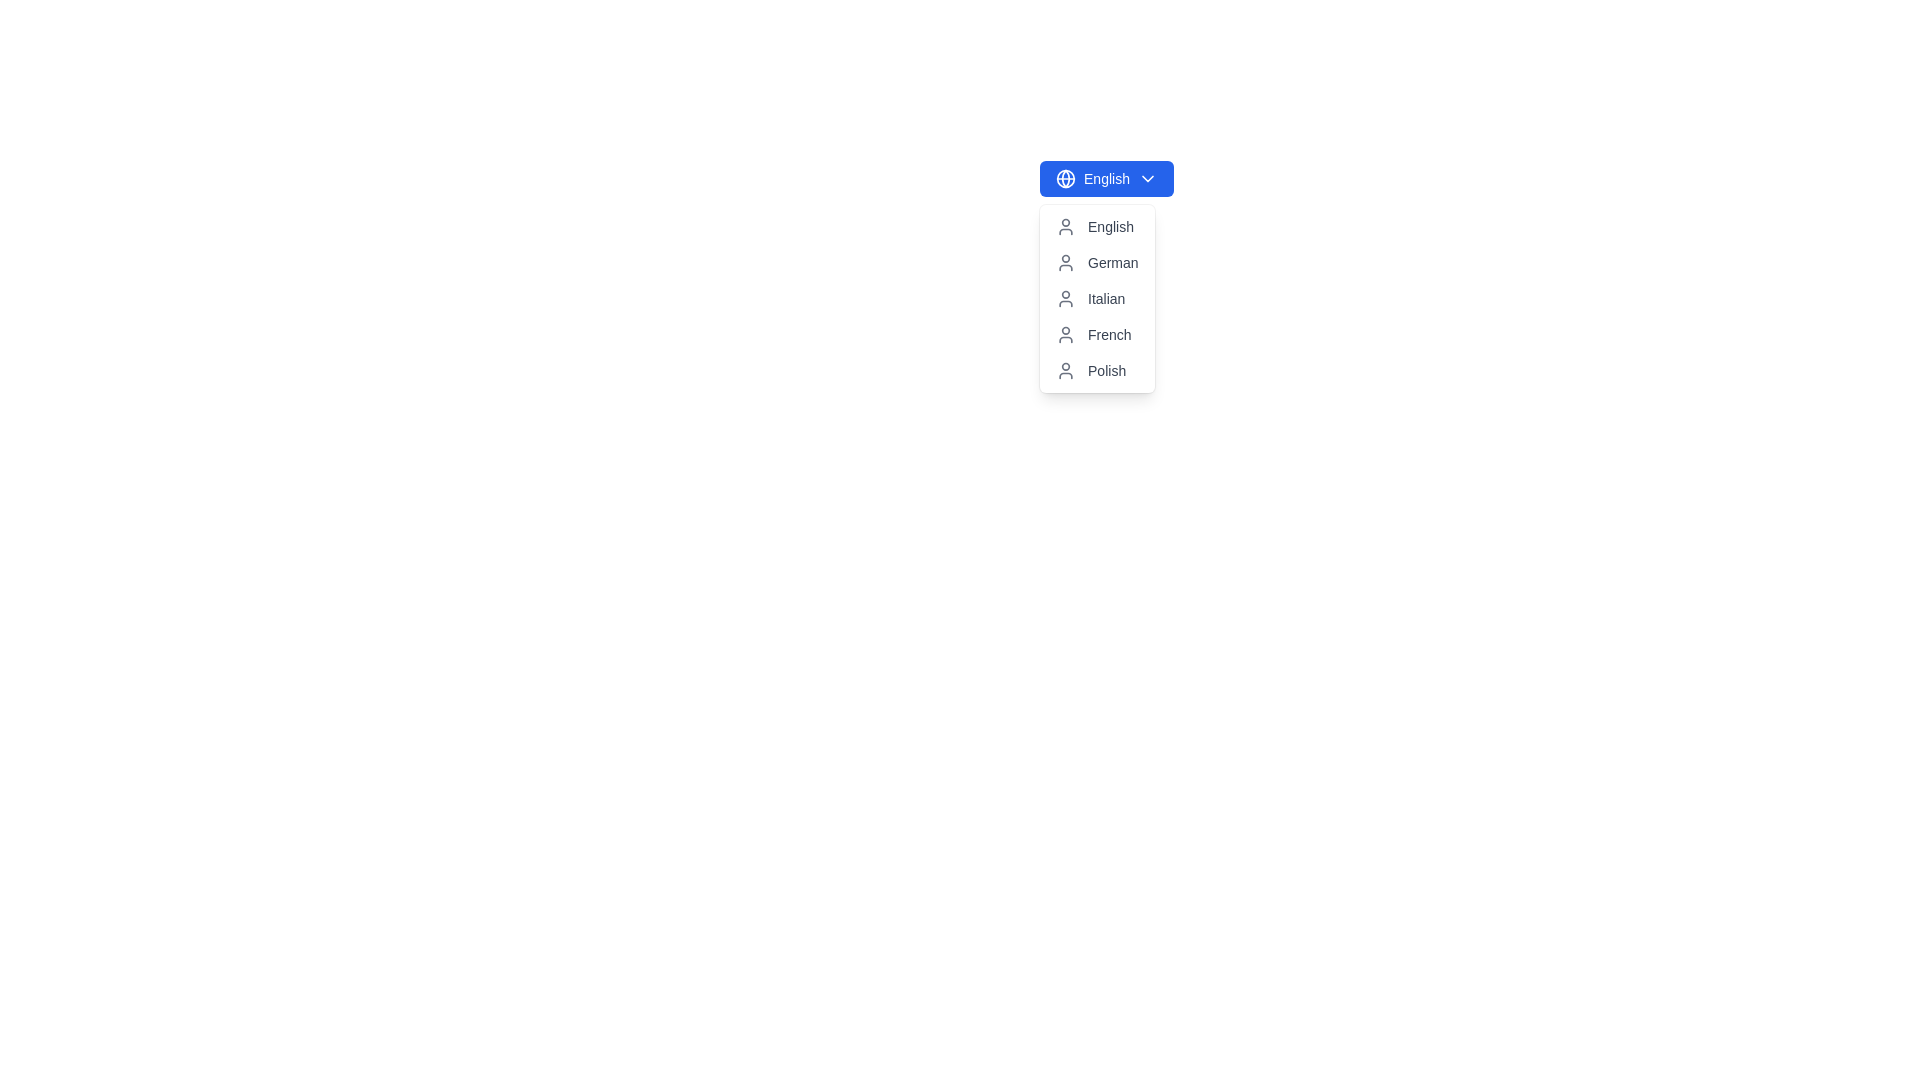 The height and width of the screenshot is (1080, 1920). I want to click on the third item in the dropdown menu, which is labeled 'Italian' and located directly below the 'German' item and above the 'French' item, so click(1096, 299).